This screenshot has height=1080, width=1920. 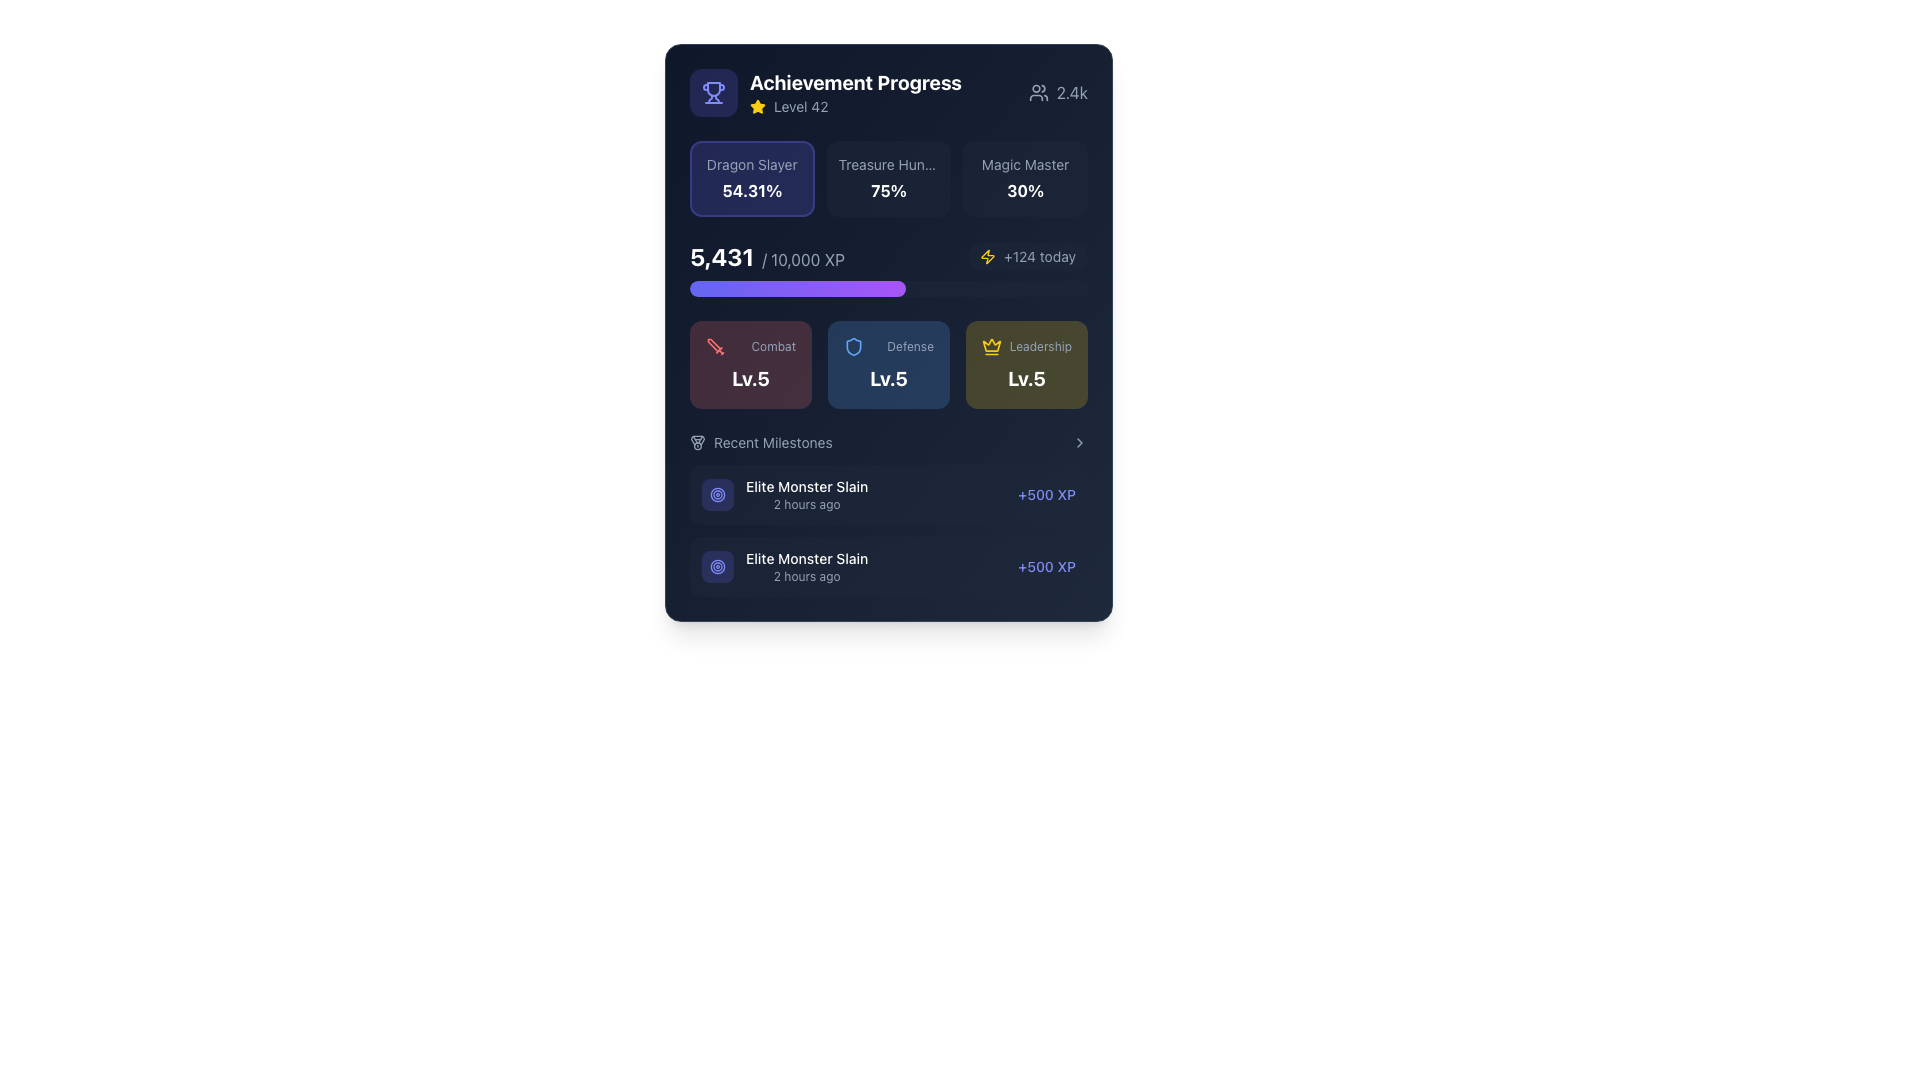 I want to click on the list item labeled 'Elite Monster Slain' with the timestamp '2 hours ago' in the milestones list, located at the bottom of the 'Recent Milestones' section, so click(x=784, y=567).